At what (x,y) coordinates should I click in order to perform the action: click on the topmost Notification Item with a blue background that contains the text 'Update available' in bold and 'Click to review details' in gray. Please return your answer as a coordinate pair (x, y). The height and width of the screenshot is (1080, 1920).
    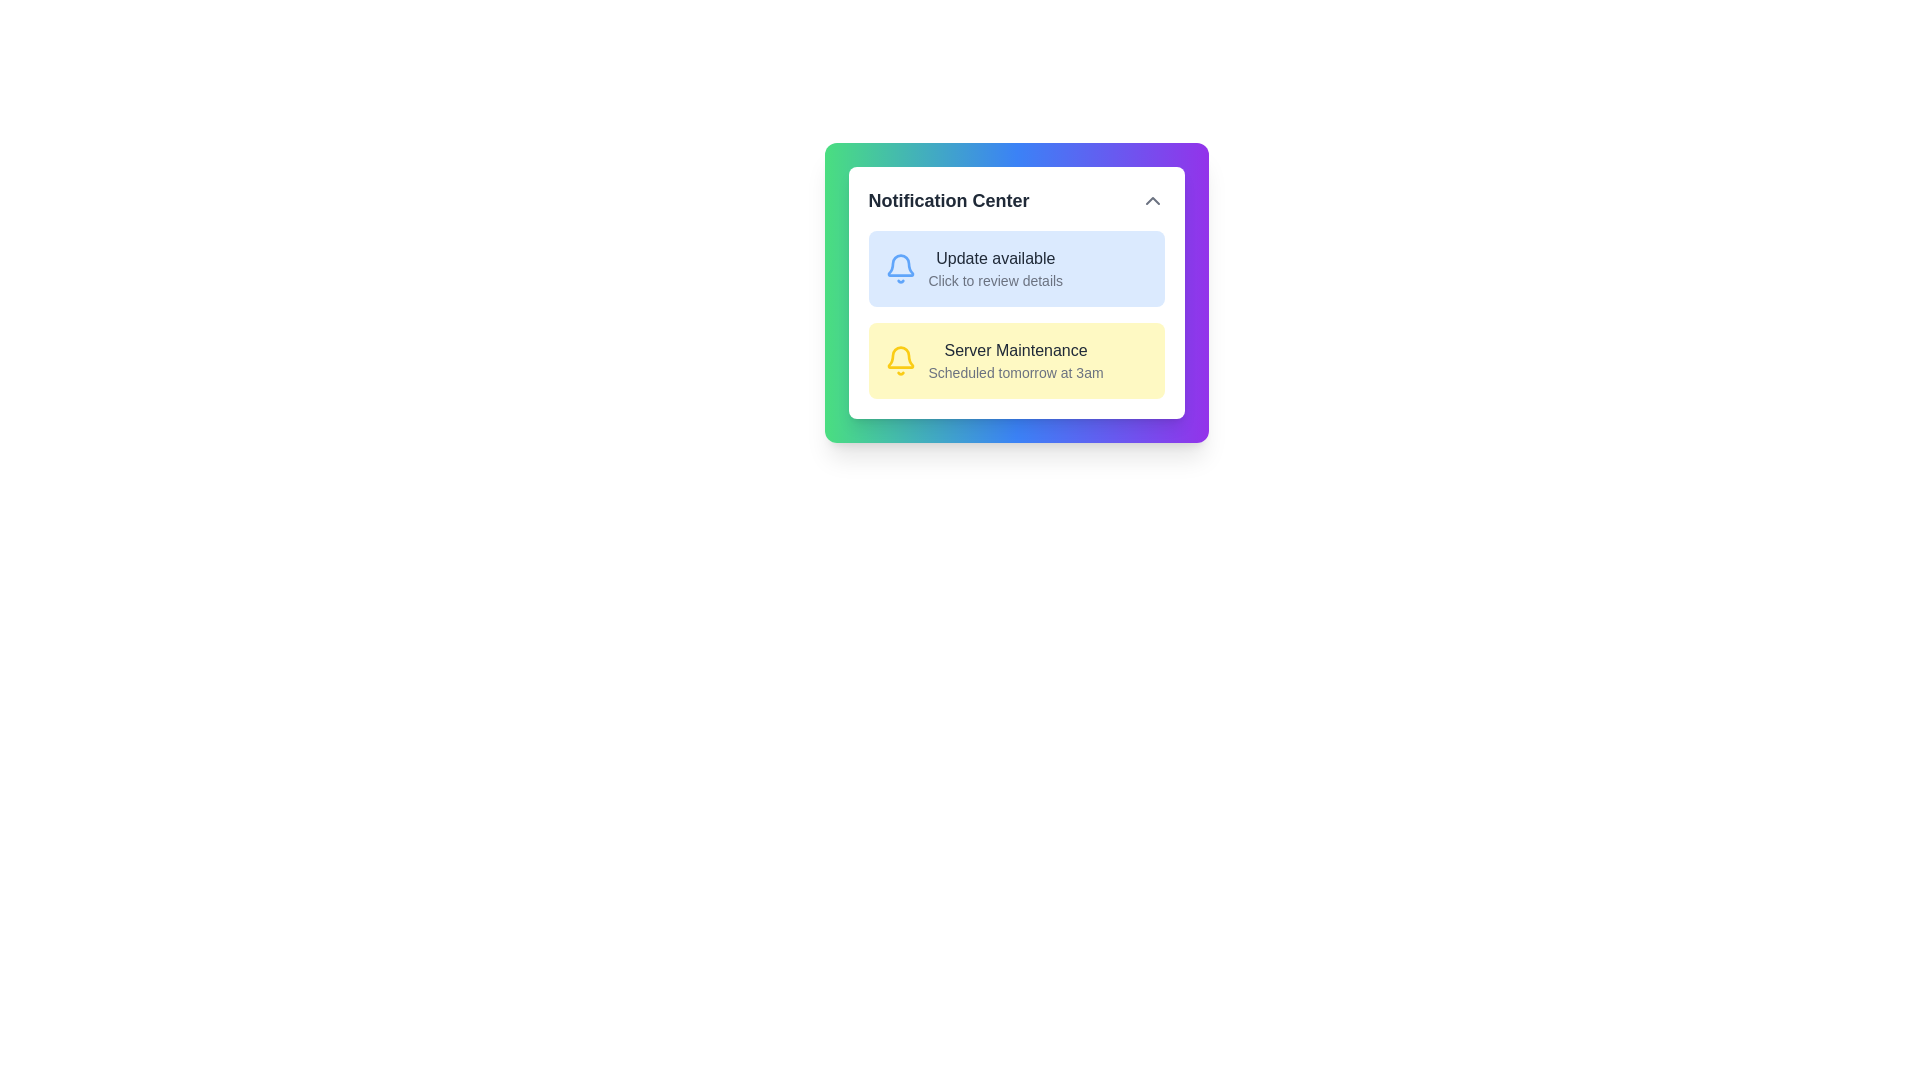
    Looking at the image, I should click on (995, 268).